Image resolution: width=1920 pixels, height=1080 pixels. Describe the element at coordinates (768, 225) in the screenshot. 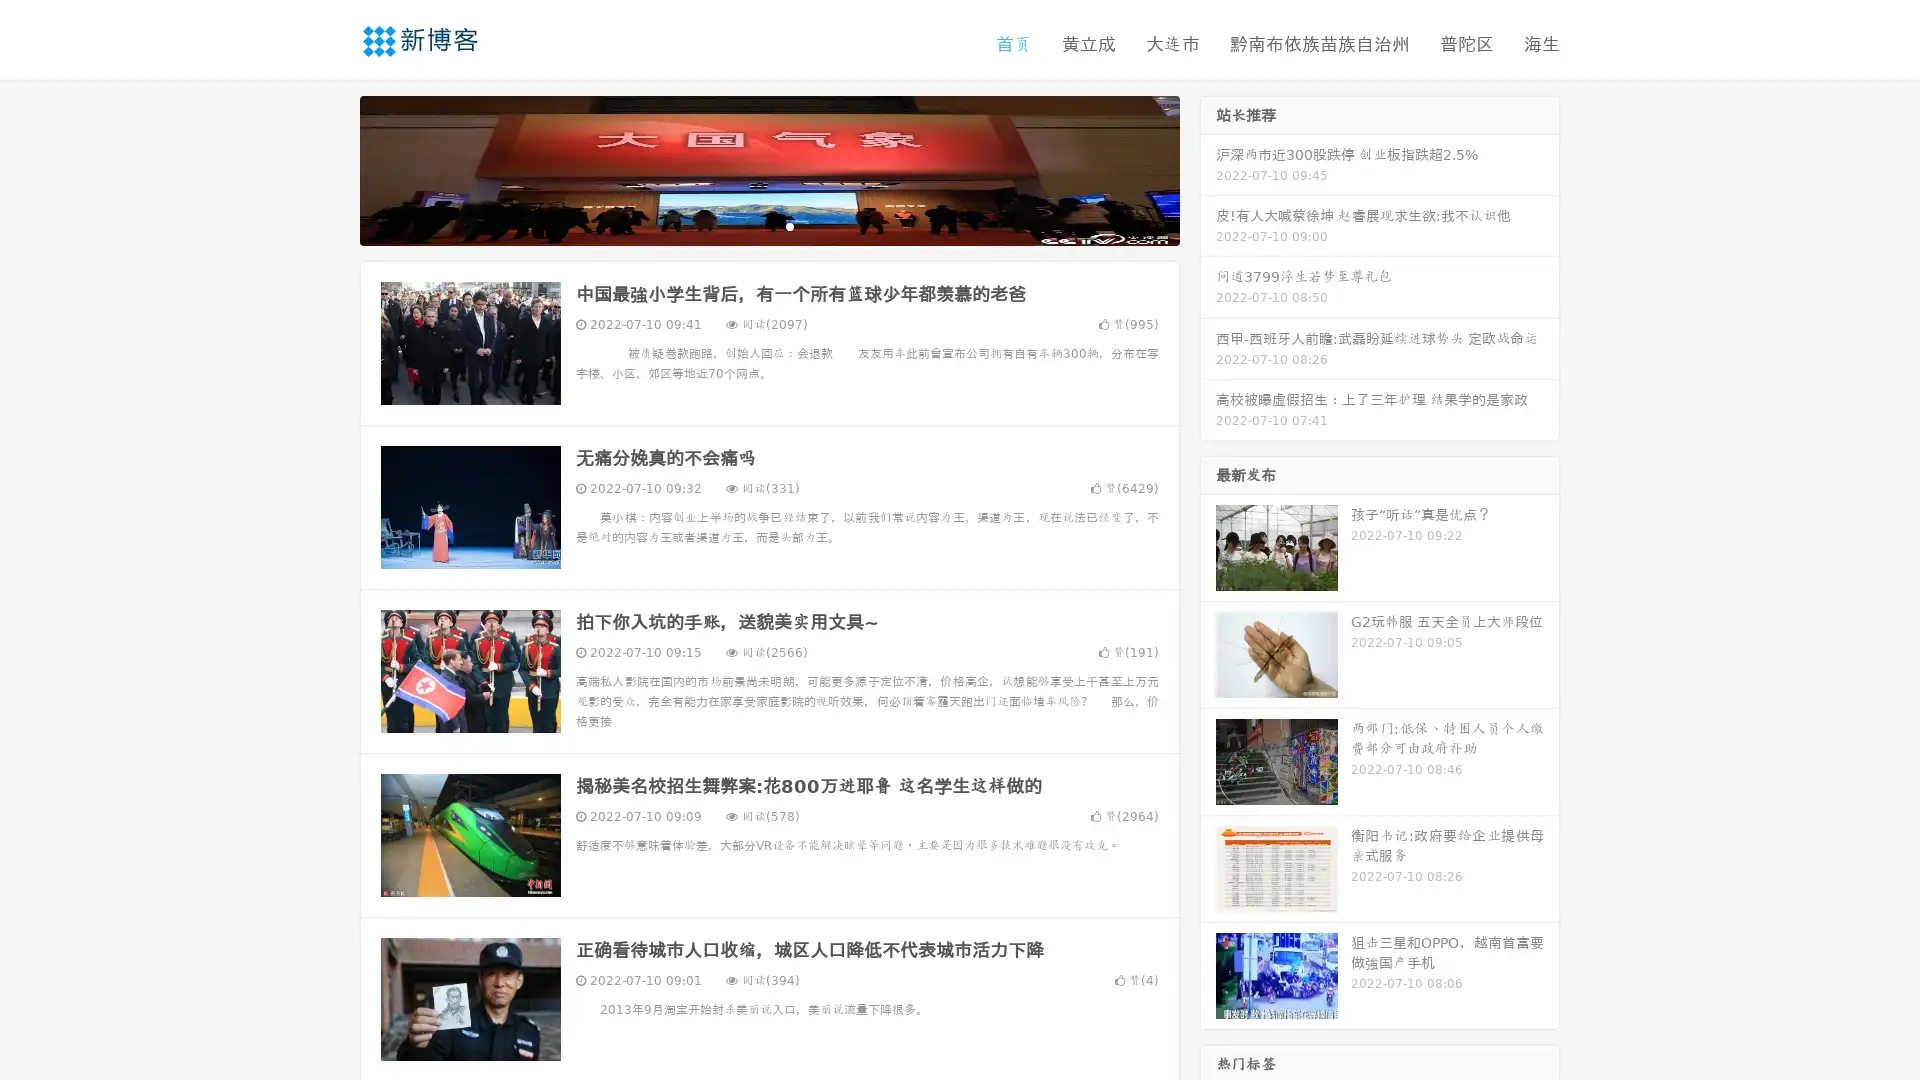

I see `Go to slide 2` at that location.